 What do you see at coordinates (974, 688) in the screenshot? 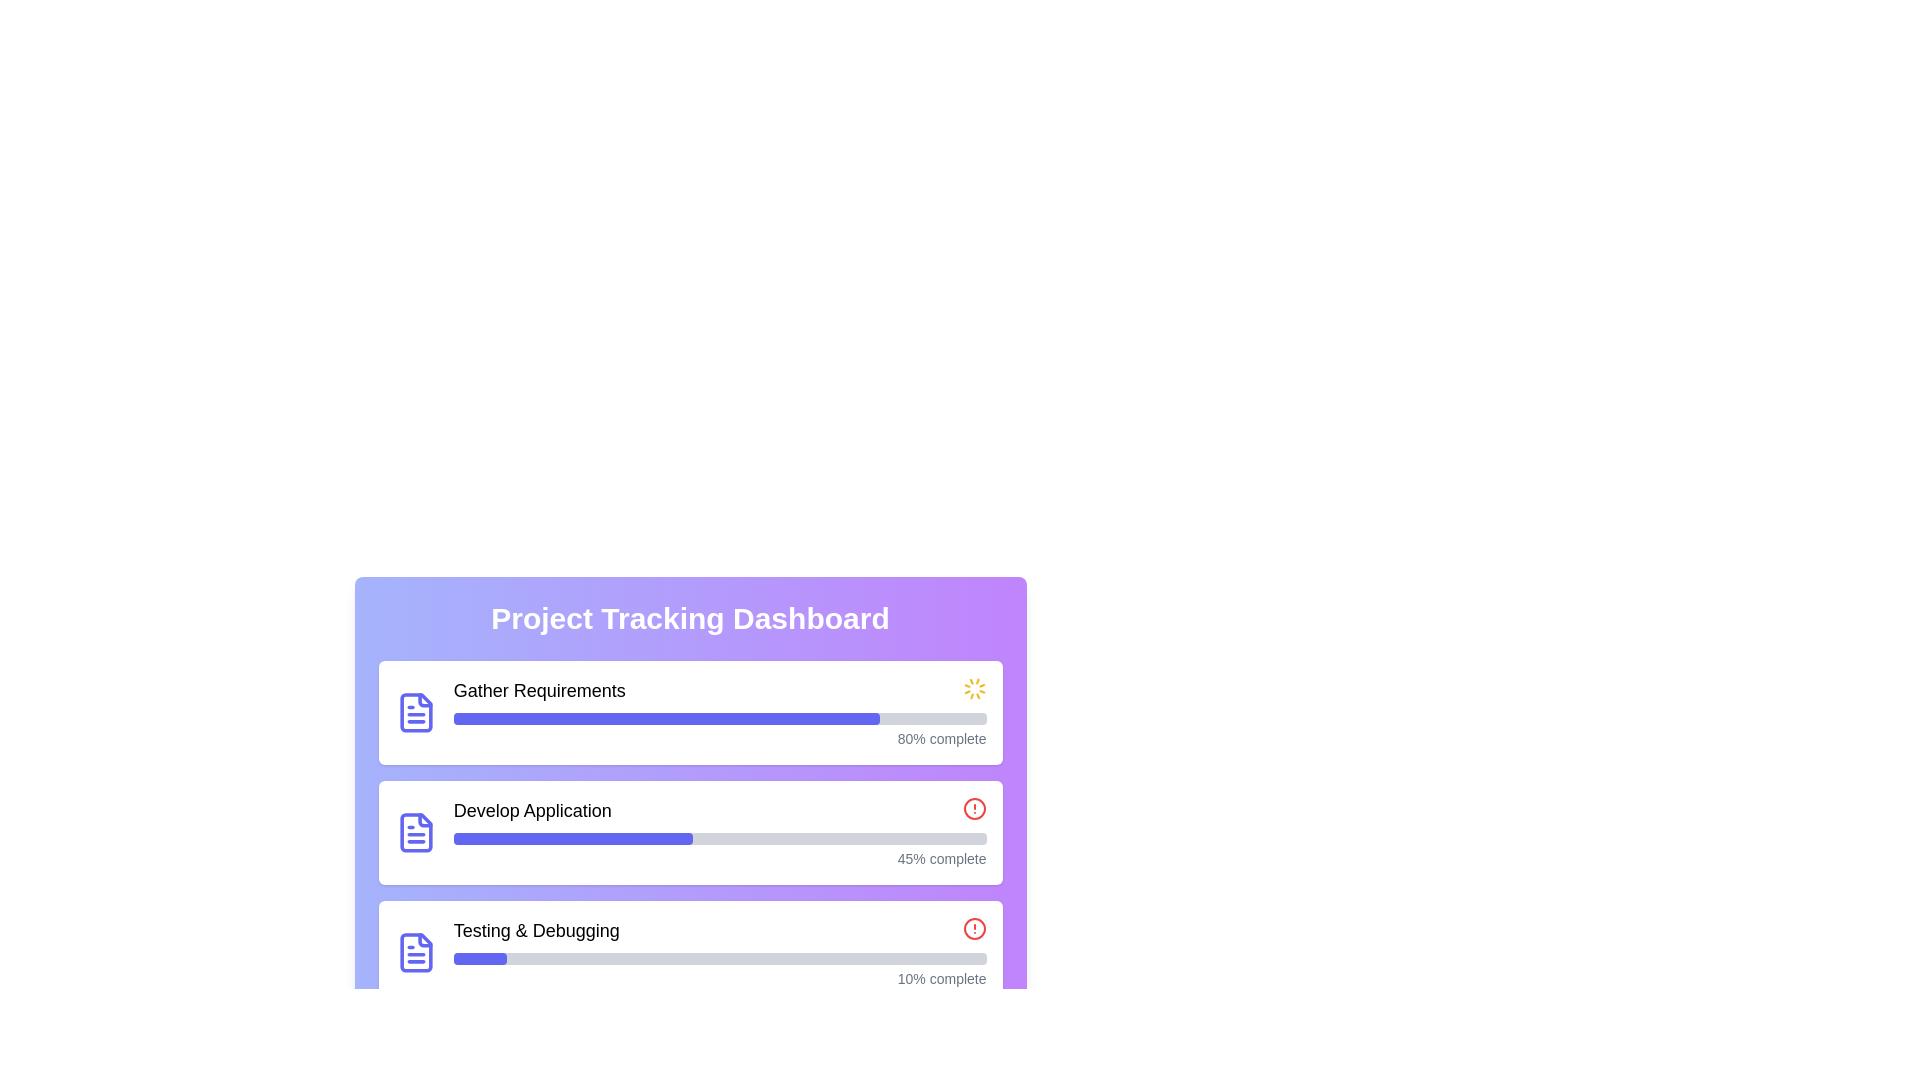
I see `the Loading Indicator (Spinner) located to the right of the 'Gather Requirements' text in the 'Project Tracking Dashboard' UI card to indicate ongoing activity` at bounding box center [974, 688].